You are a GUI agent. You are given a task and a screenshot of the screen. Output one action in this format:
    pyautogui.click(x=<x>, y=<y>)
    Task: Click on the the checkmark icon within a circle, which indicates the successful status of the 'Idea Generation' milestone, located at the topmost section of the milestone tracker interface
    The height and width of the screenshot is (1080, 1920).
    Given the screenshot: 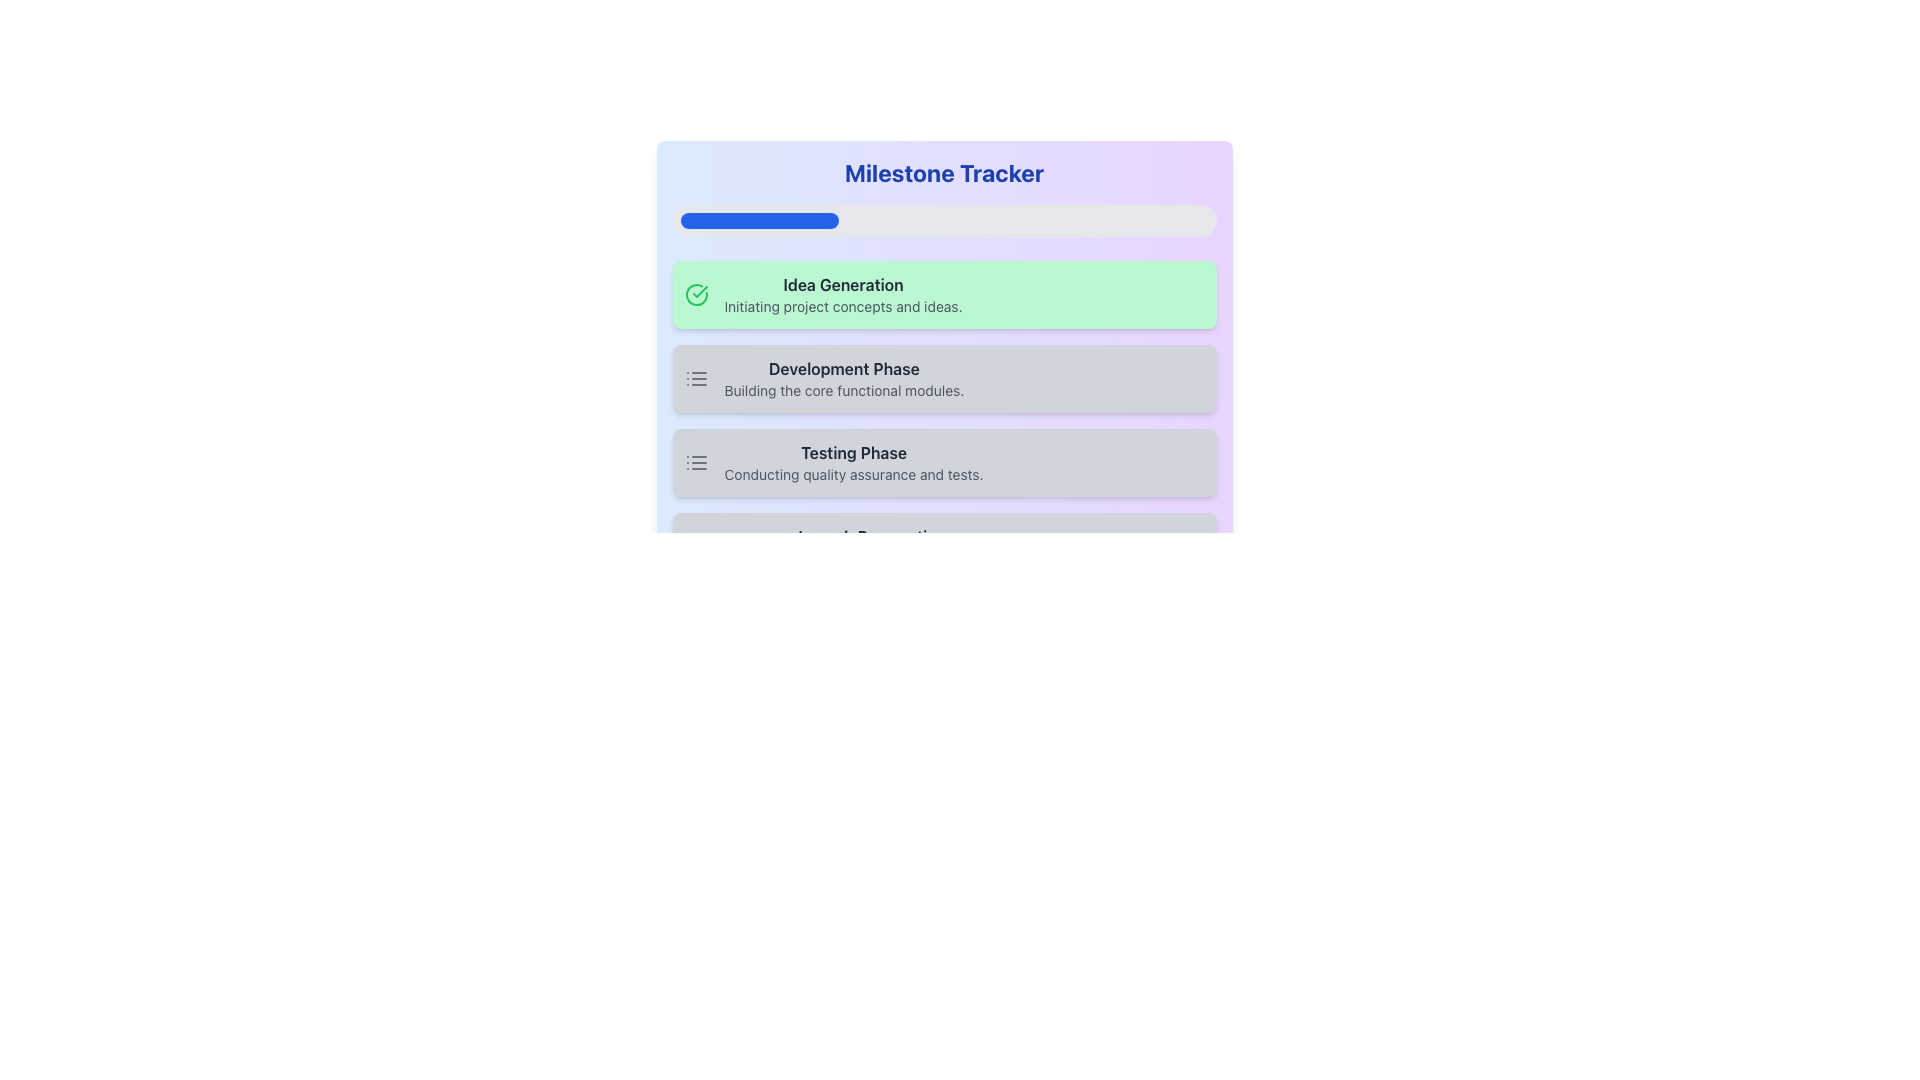 What is the action you would take?
    pyautogui.click(x=696, y=294)
    